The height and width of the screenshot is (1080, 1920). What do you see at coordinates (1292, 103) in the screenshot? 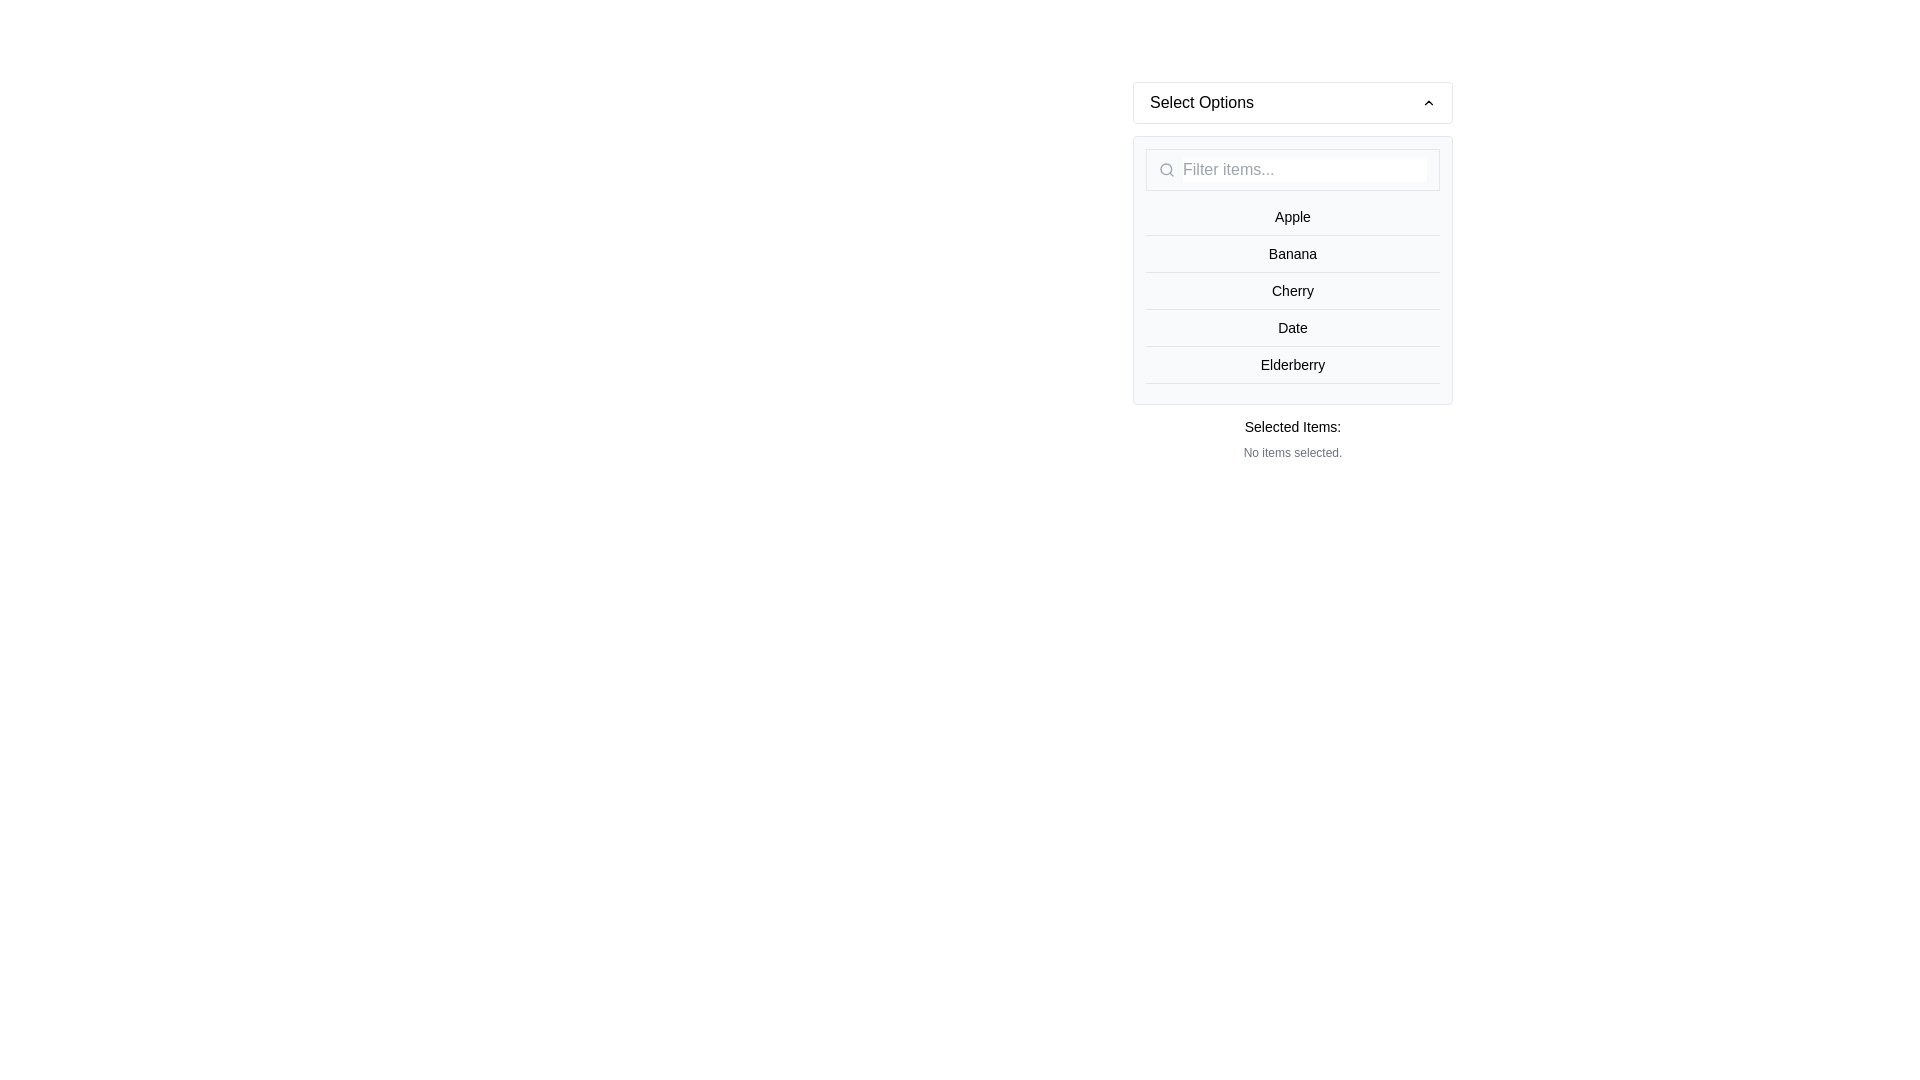
I see `the 'Select Options' dropdown header for accessibility navigation by moving the cursor to its center point` at bounding box center [1292, 103].